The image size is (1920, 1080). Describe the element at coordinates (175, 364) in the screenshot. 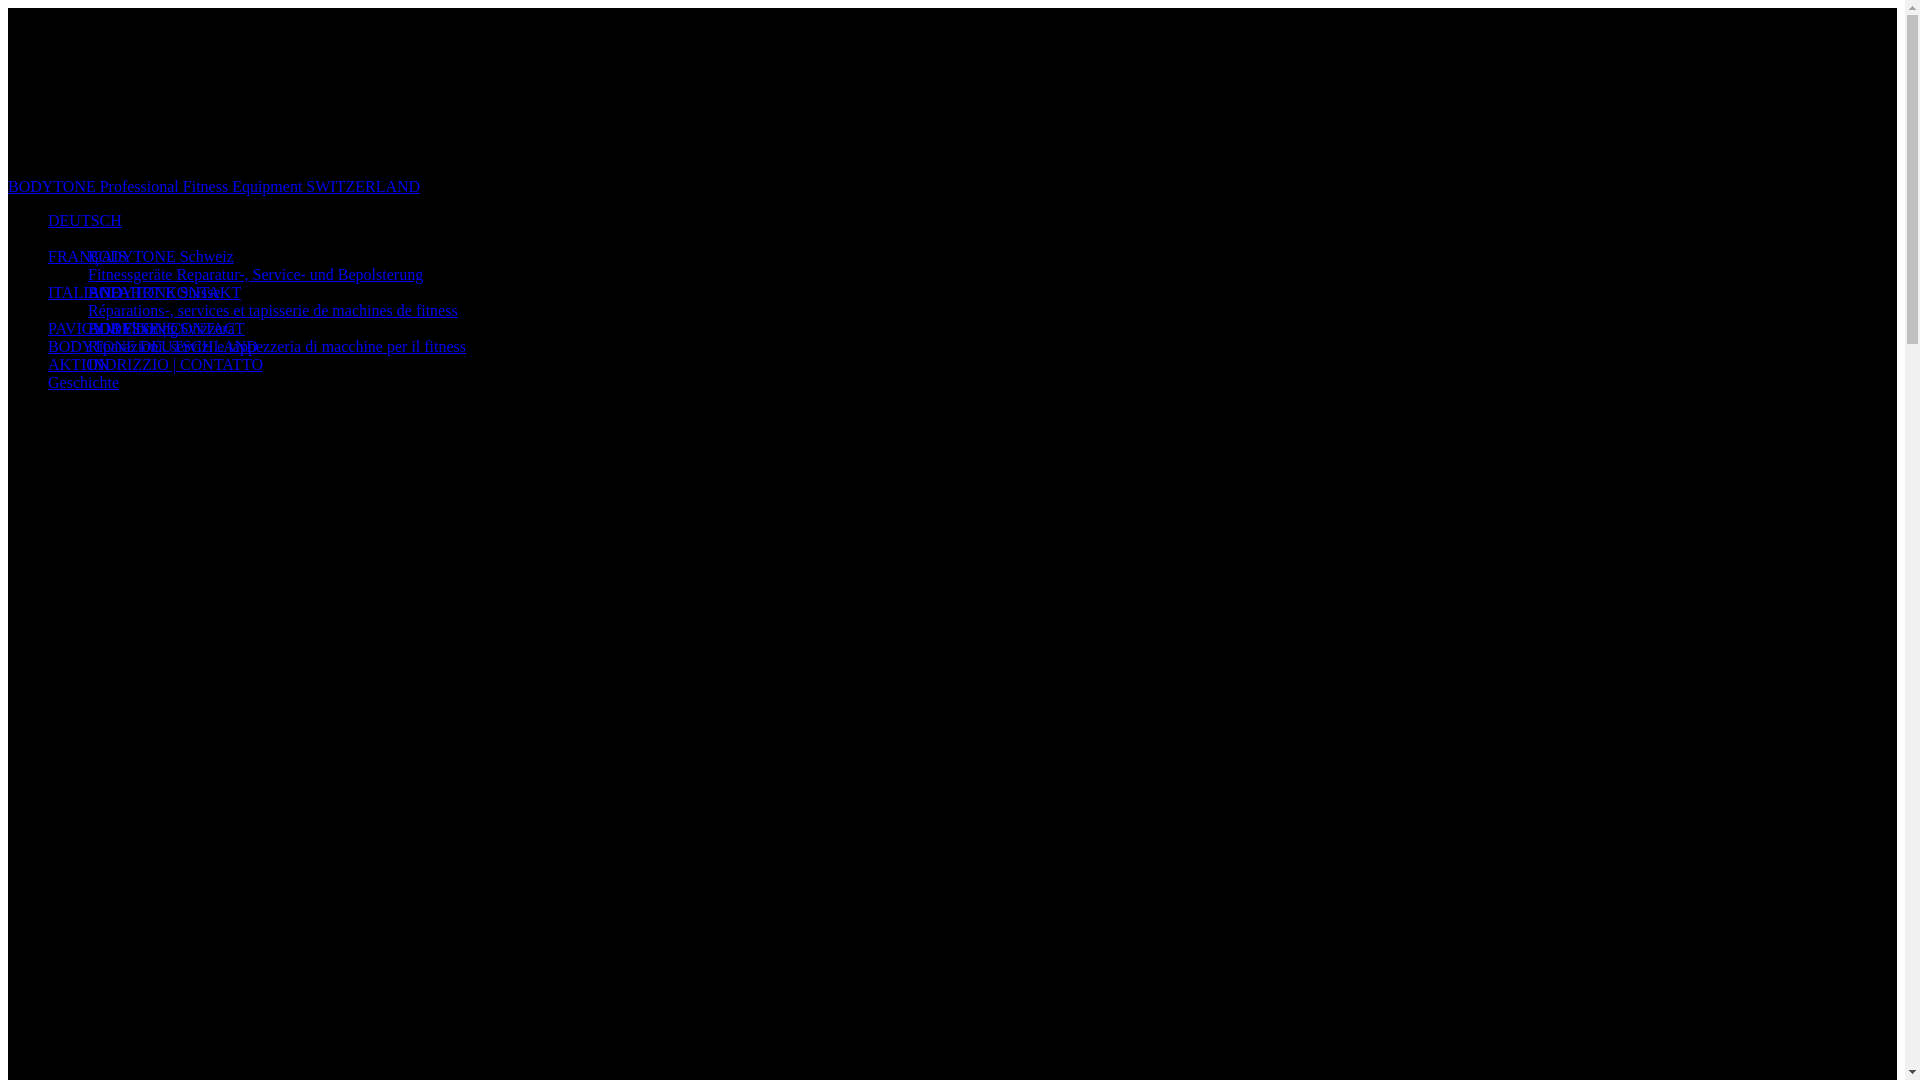

I see `'INDRIZZIO | CONTATTO'` at that location.